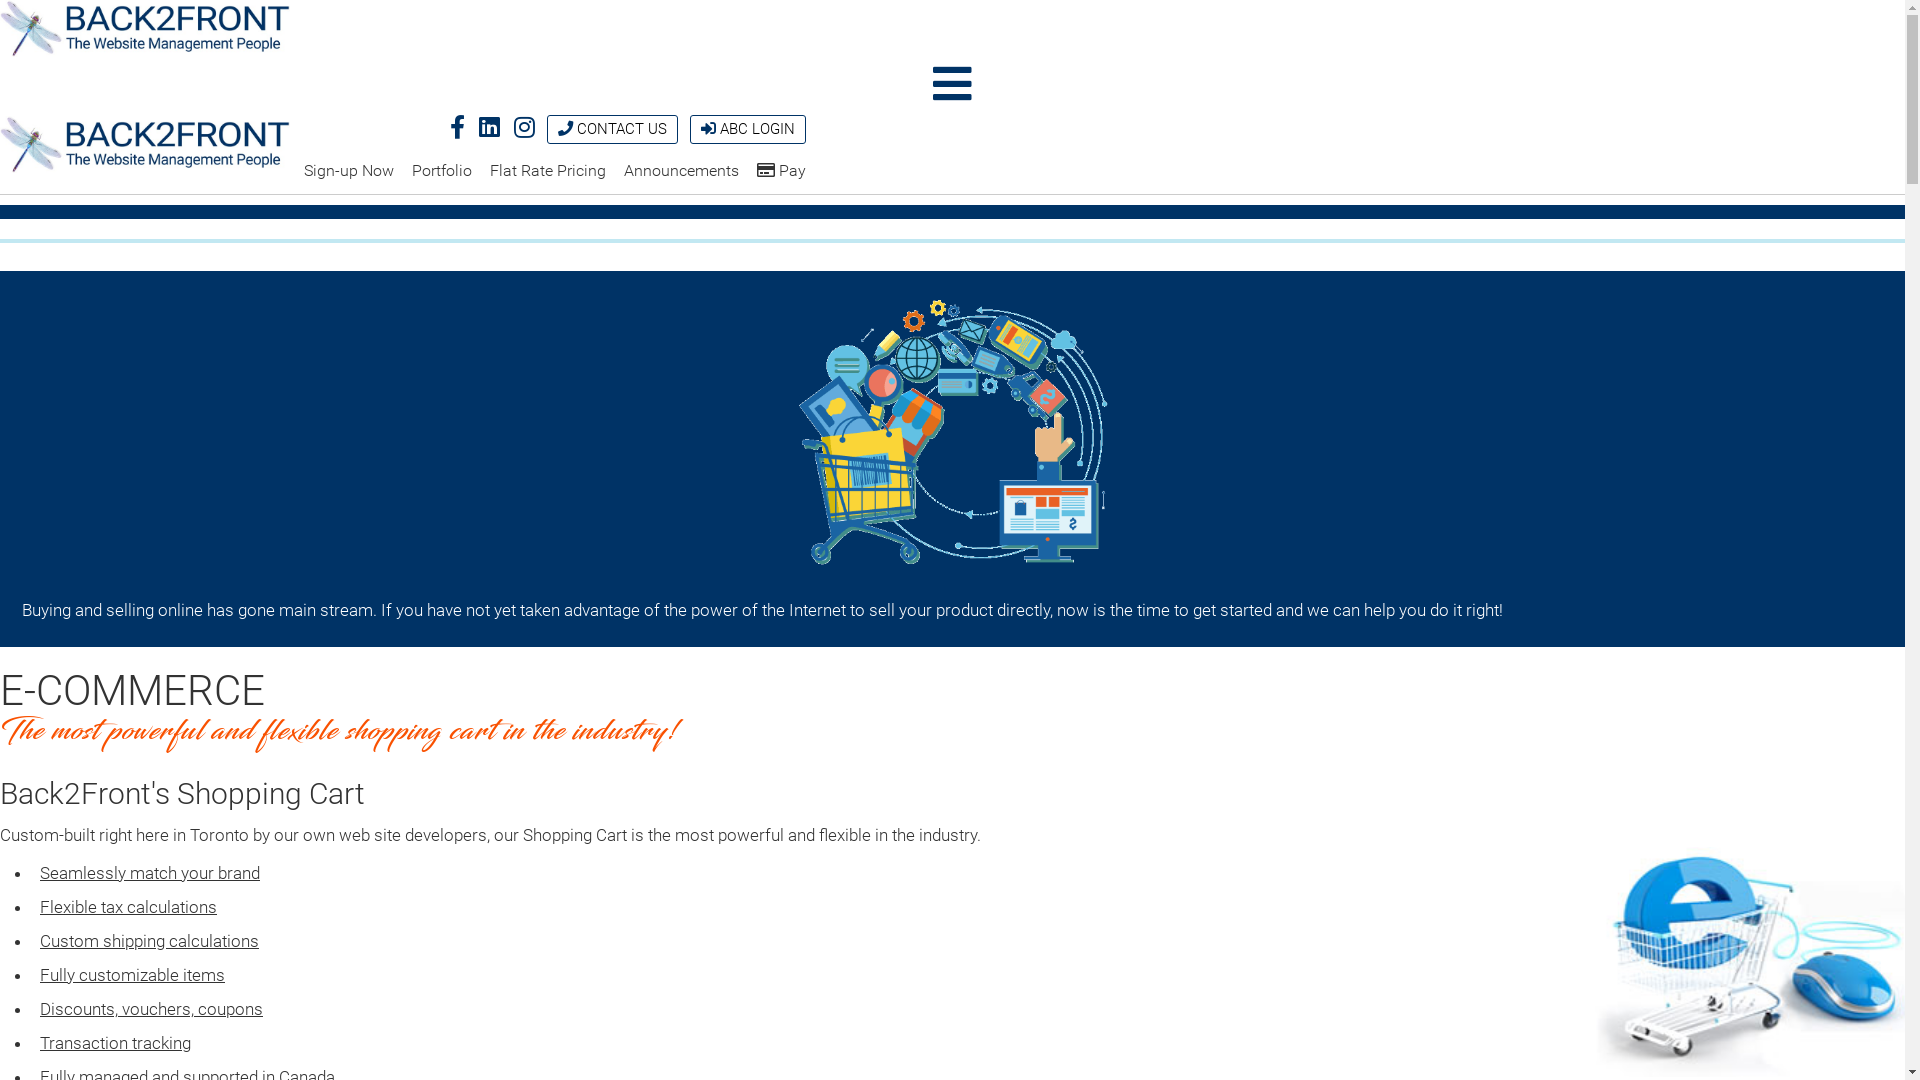 The height and width of the screenshot is (1080, 1920). Describe the element at coordinates (681, 169) in the screenshot. I see `'Announcements'` at that location.